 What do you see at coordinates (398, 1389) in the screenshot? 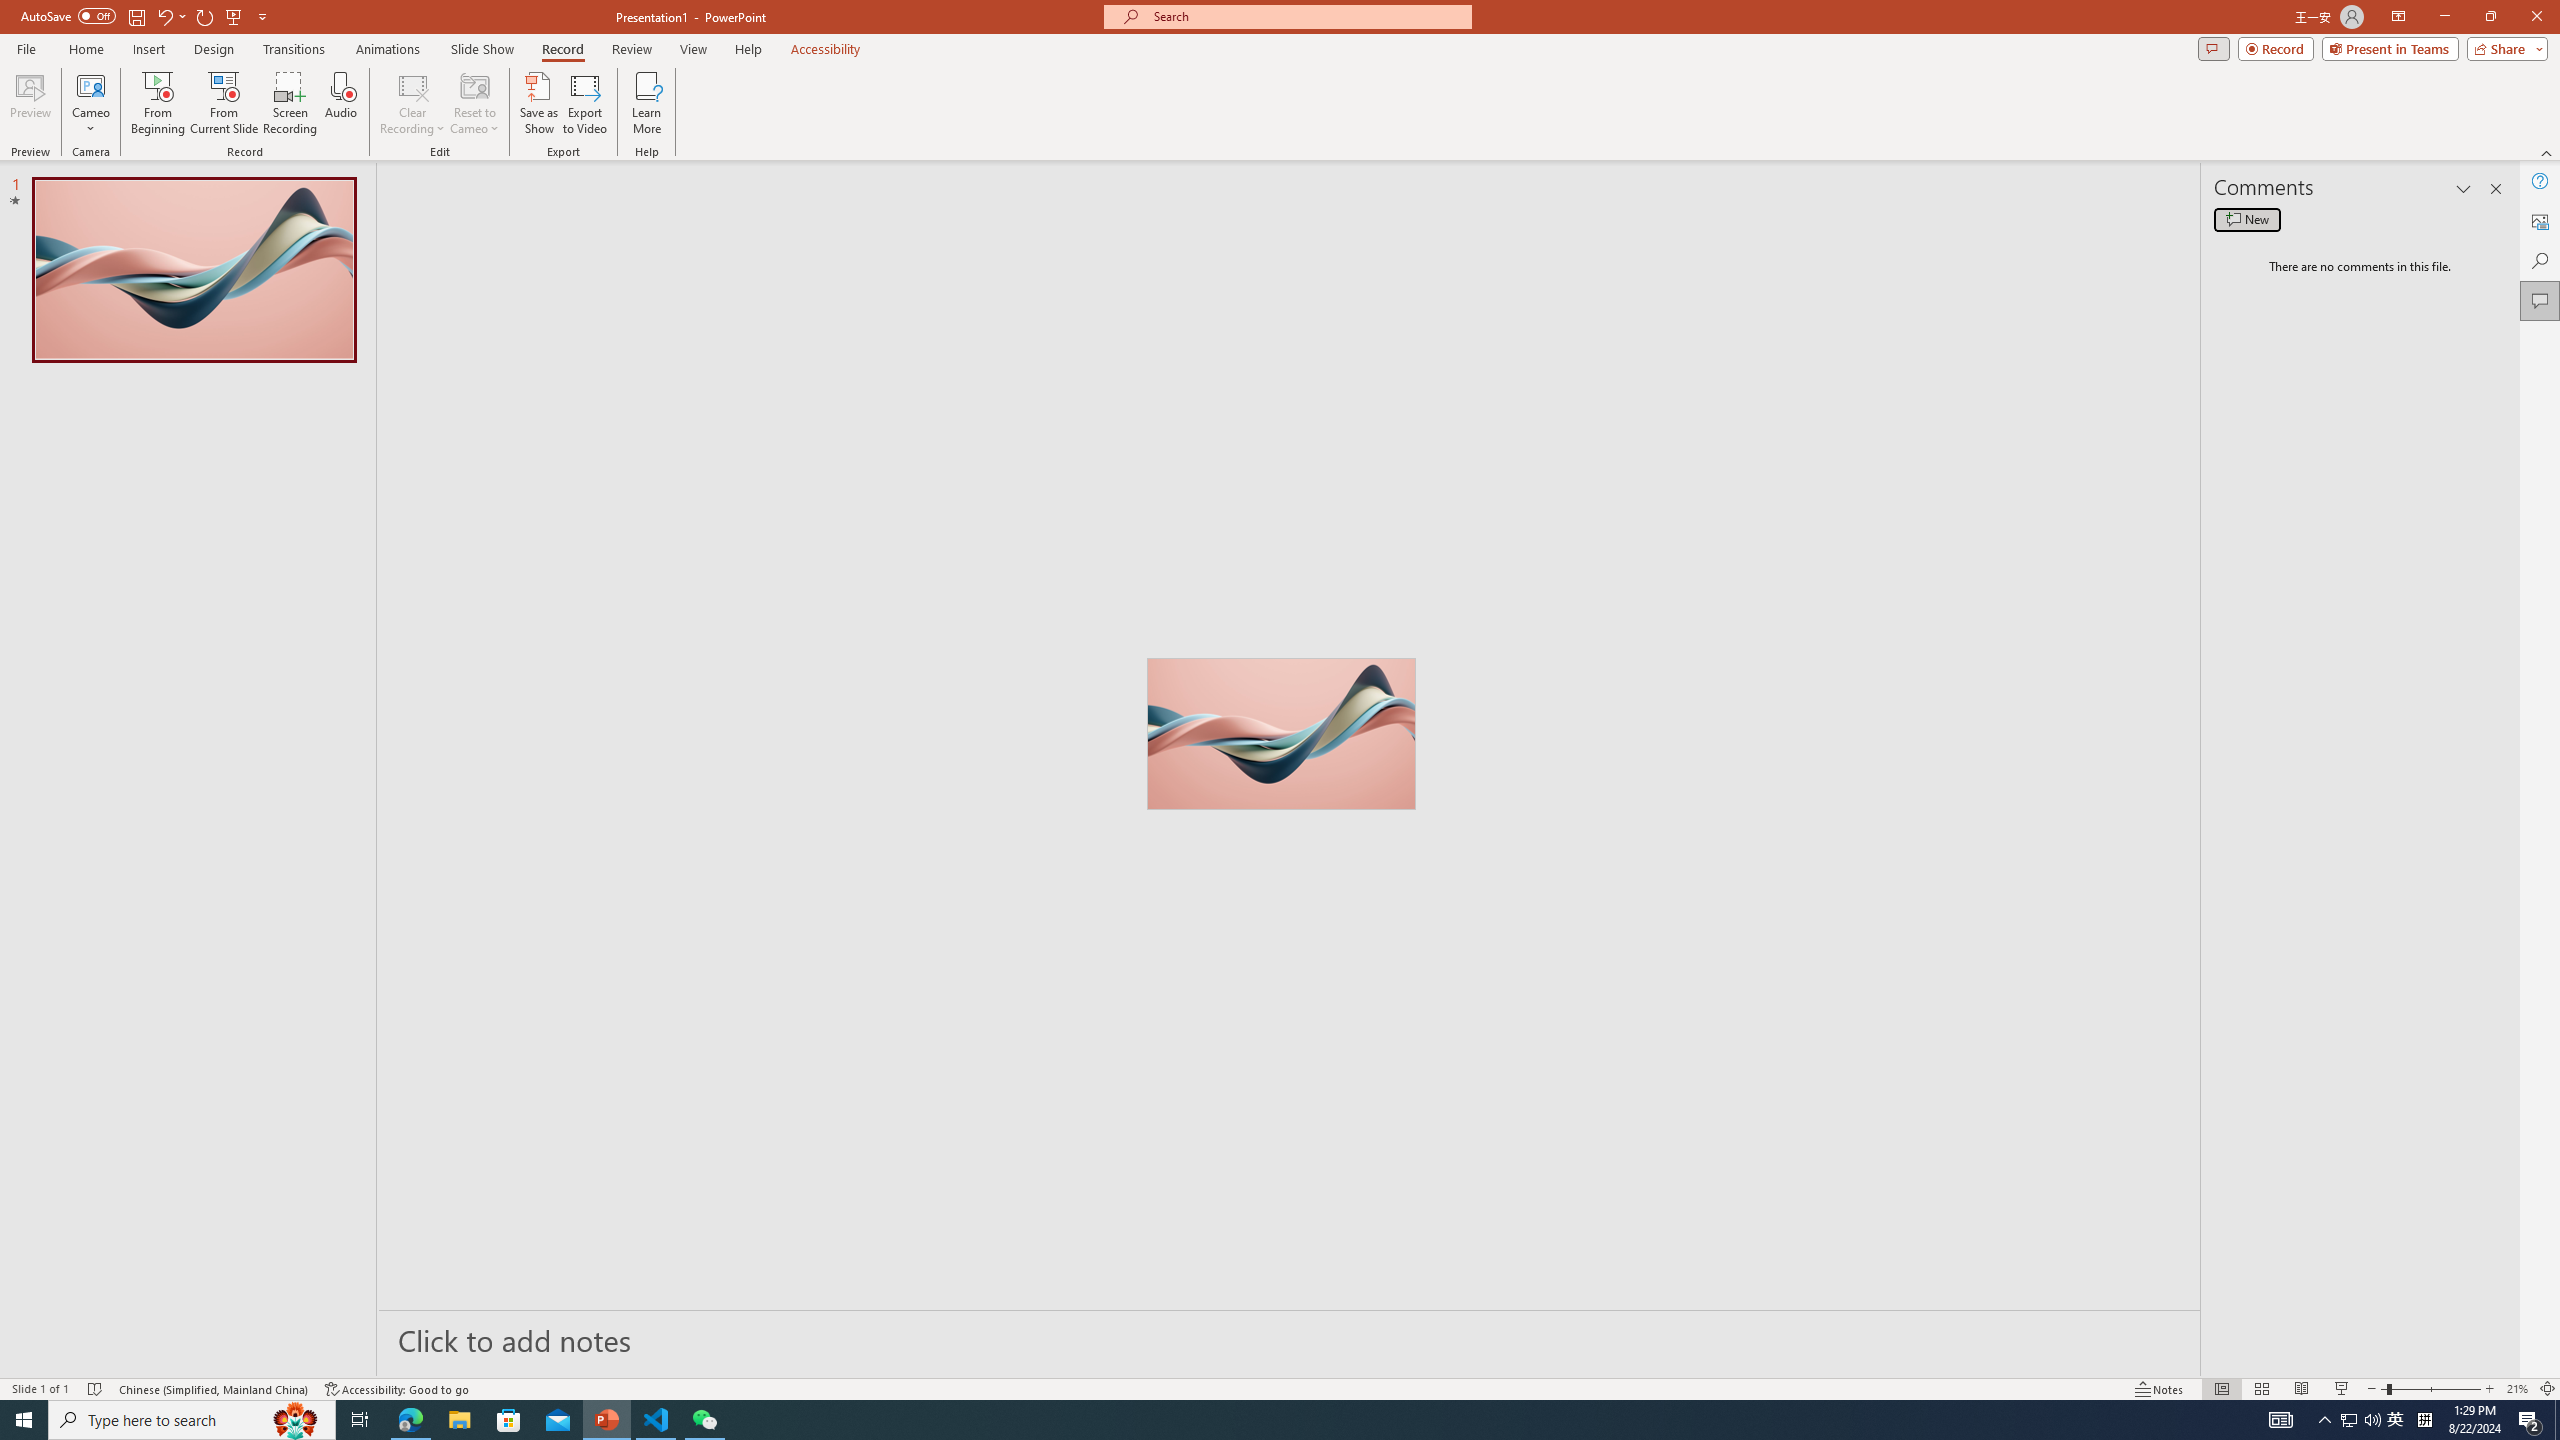
I see `'Accessibility Checker Accessibility: Good to go'` at bounding box center [398, 1389].